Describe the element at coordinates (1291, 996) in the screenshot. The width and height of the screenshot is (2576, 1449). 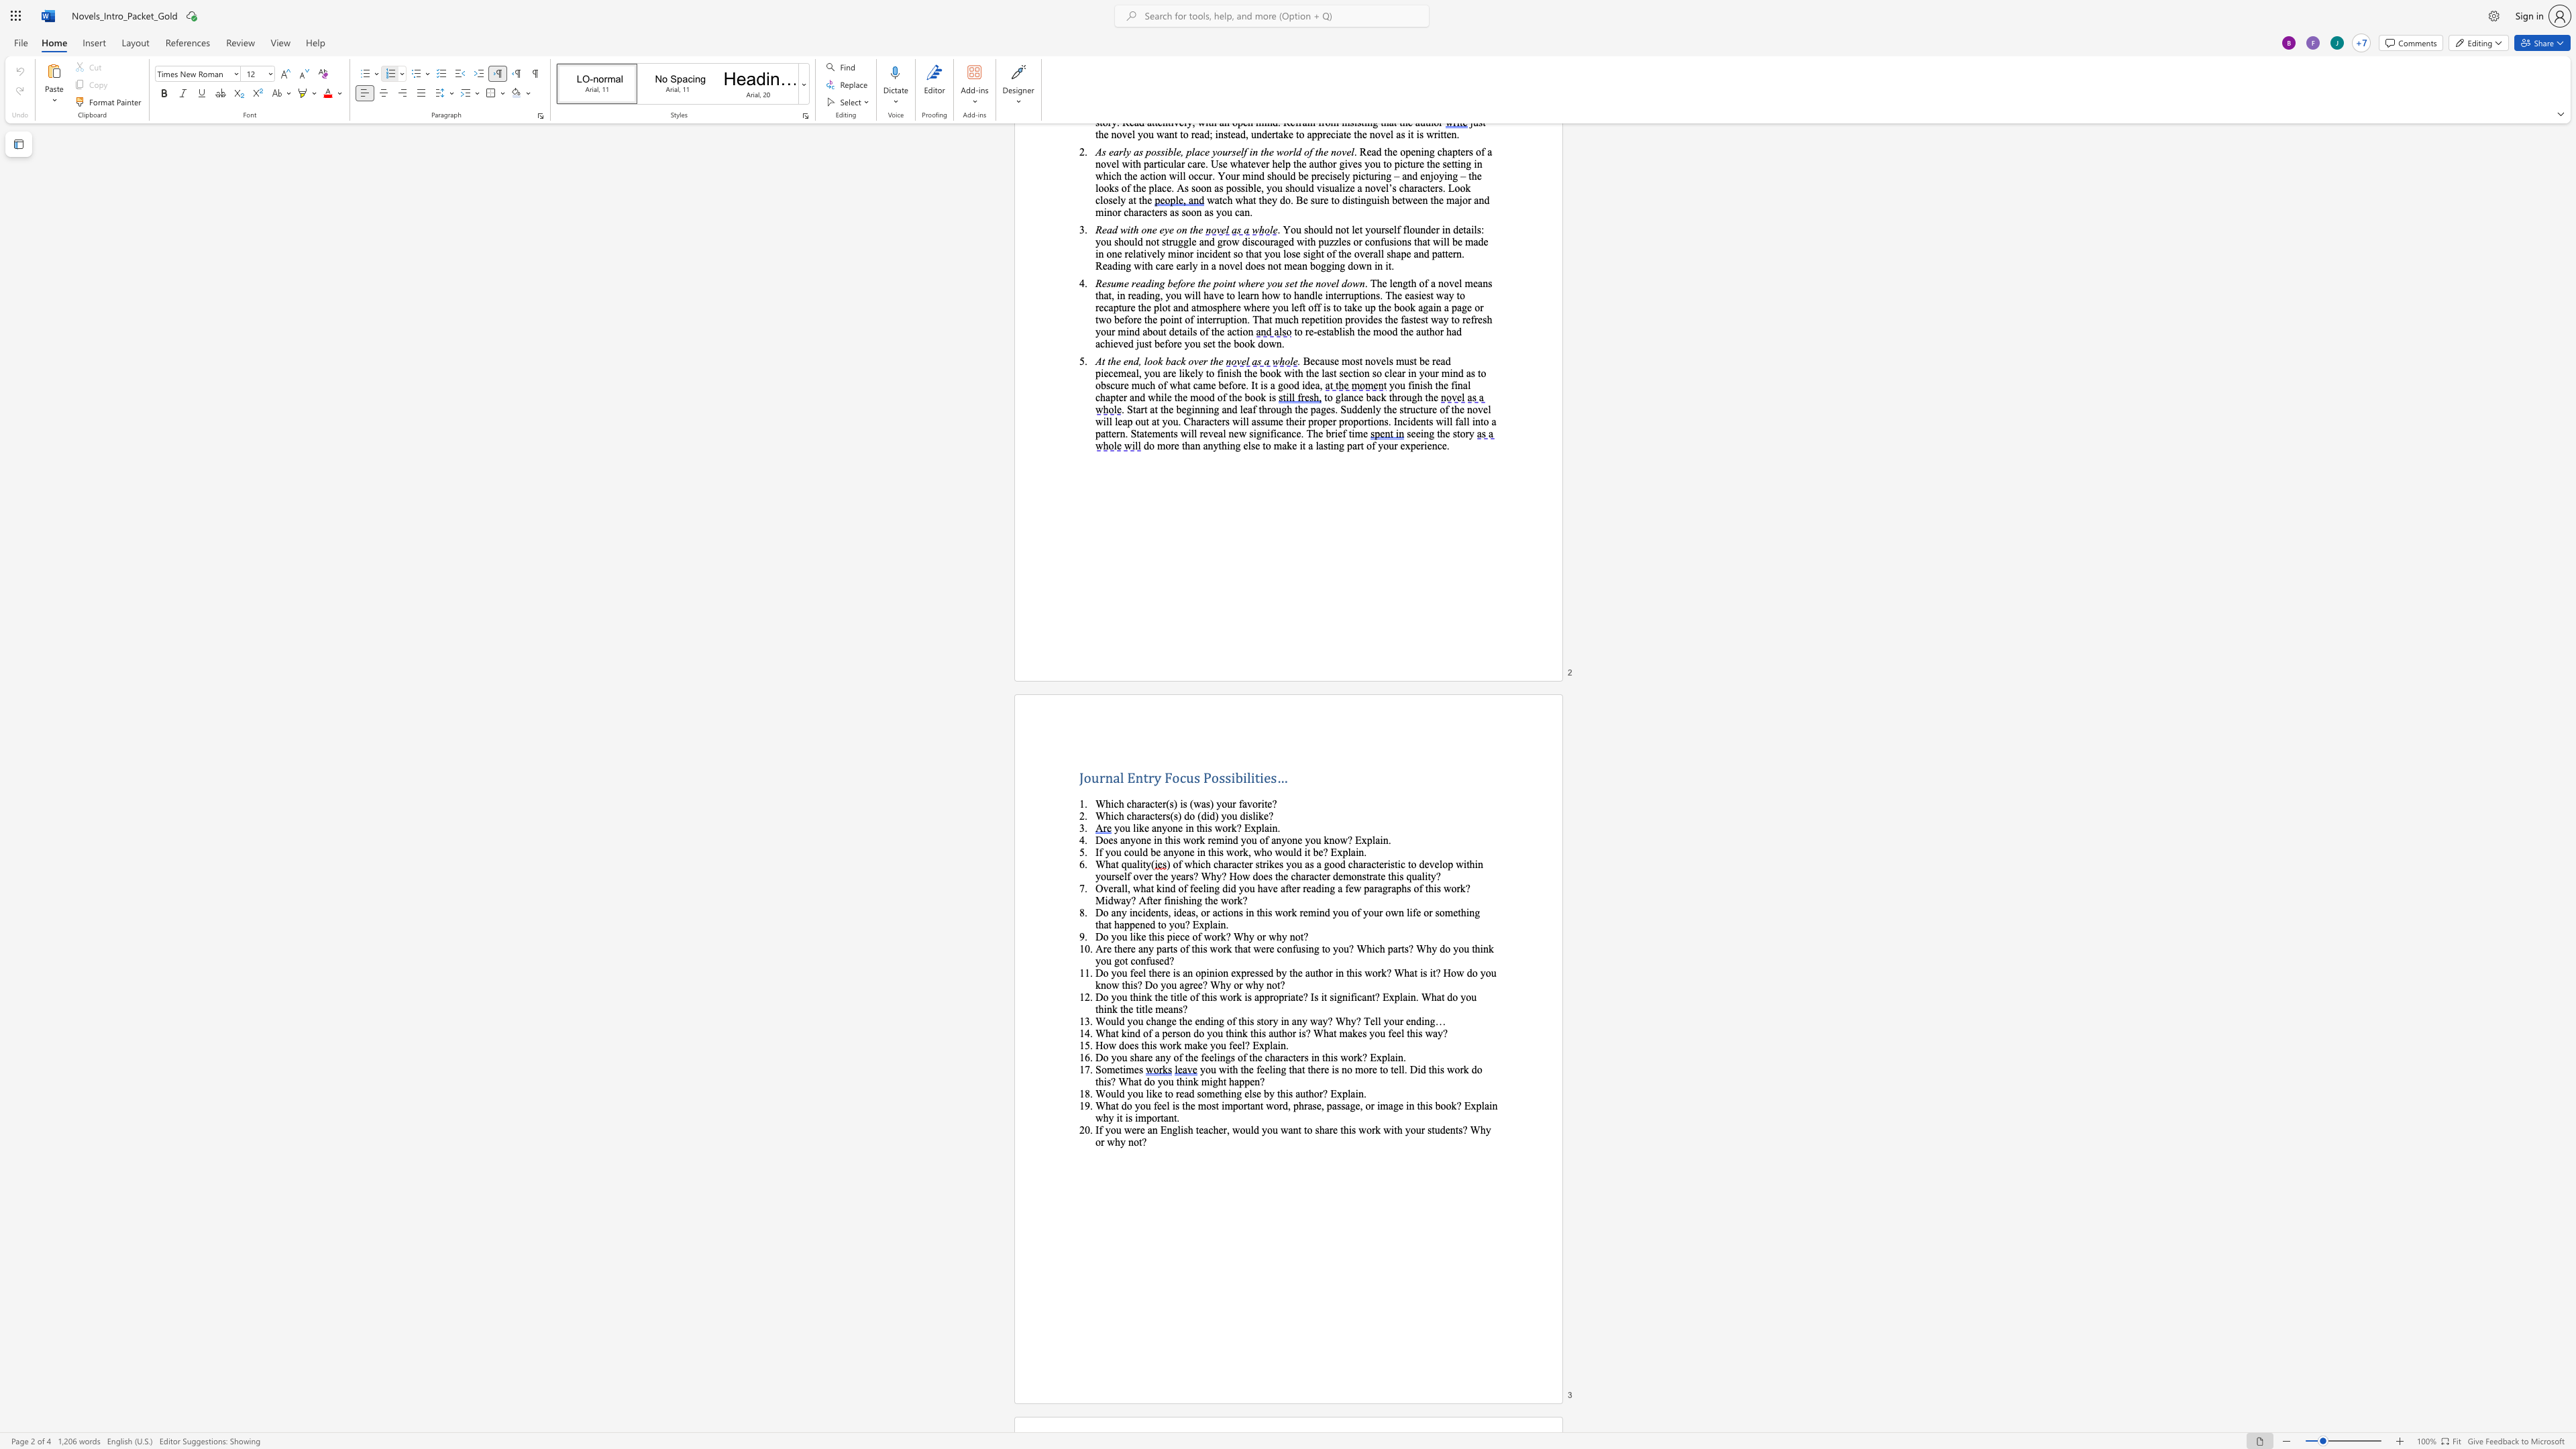
I see `the space between the continuous character "i" and "a" in the text` at that location.